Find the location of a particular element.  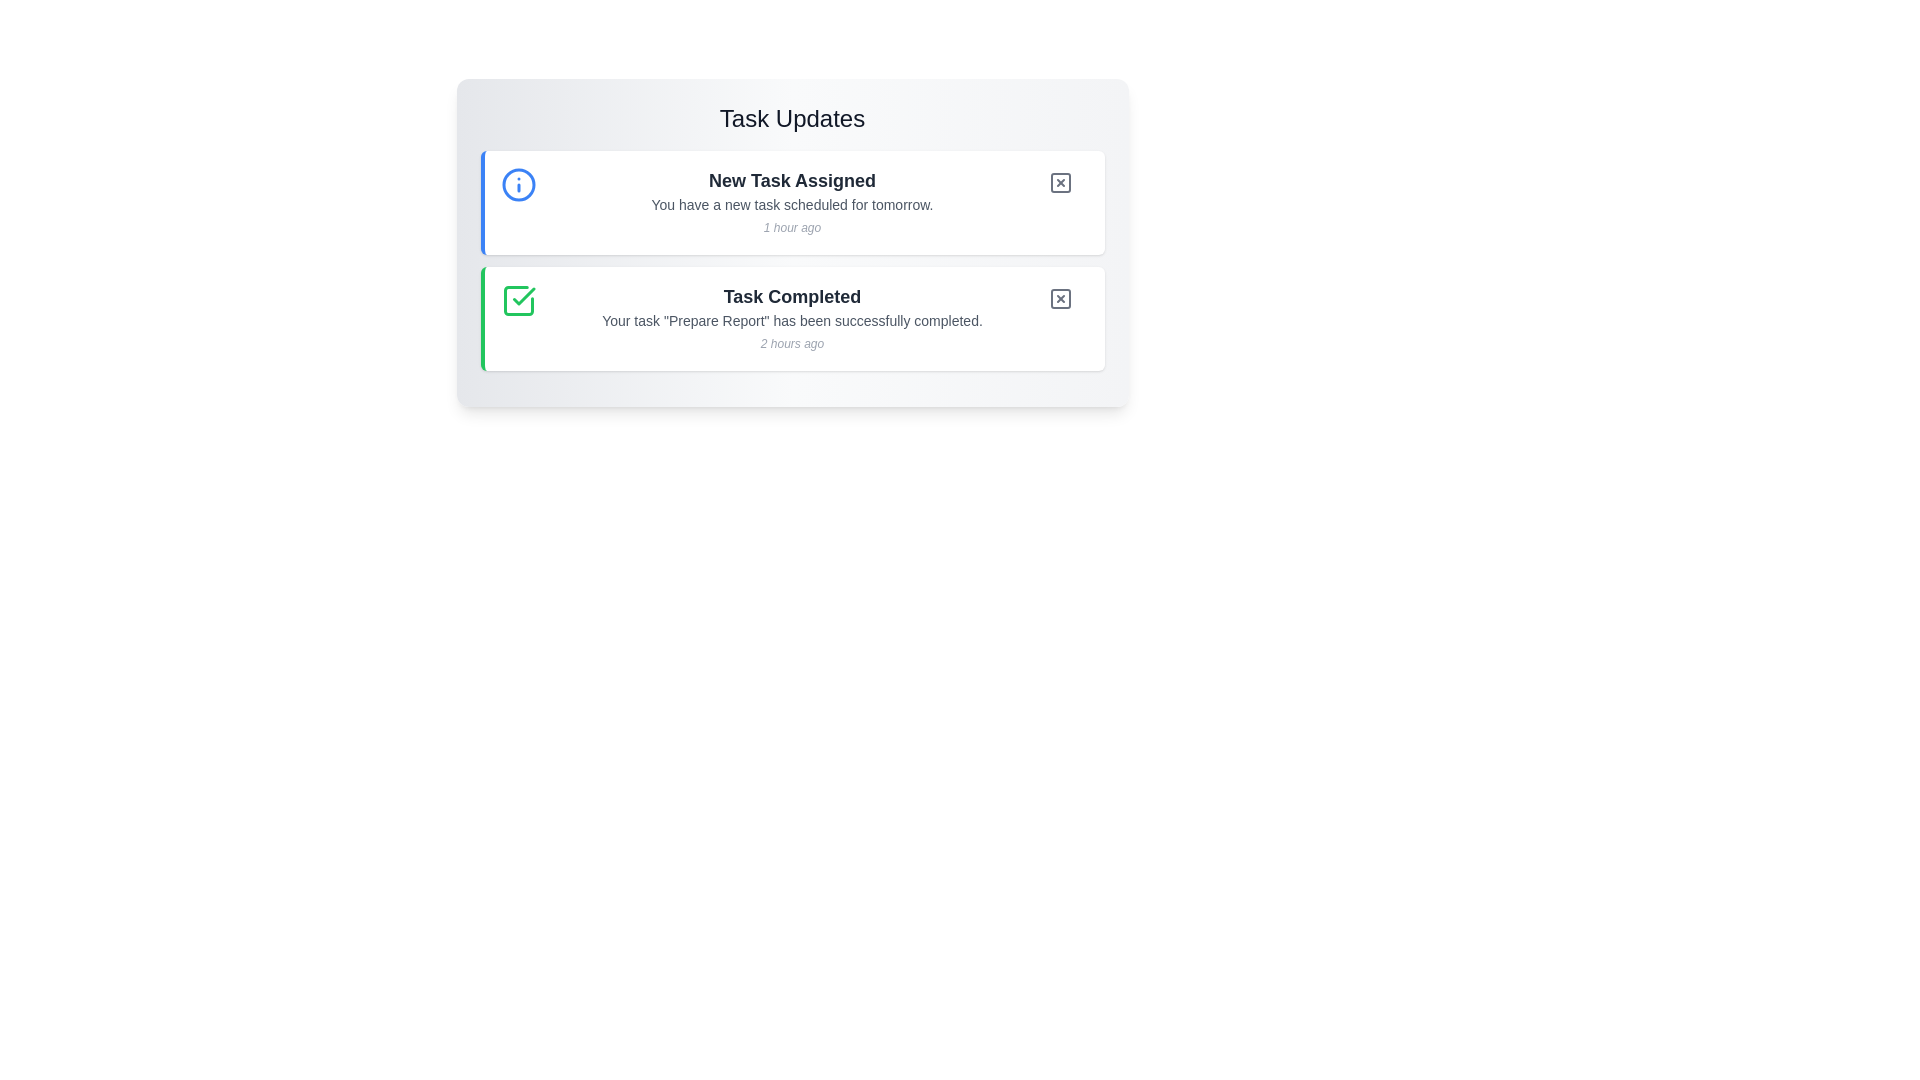

the first notification card titled 'New Task Assigned' in the 'Task Updates' section is located at coordinates (791, 203).